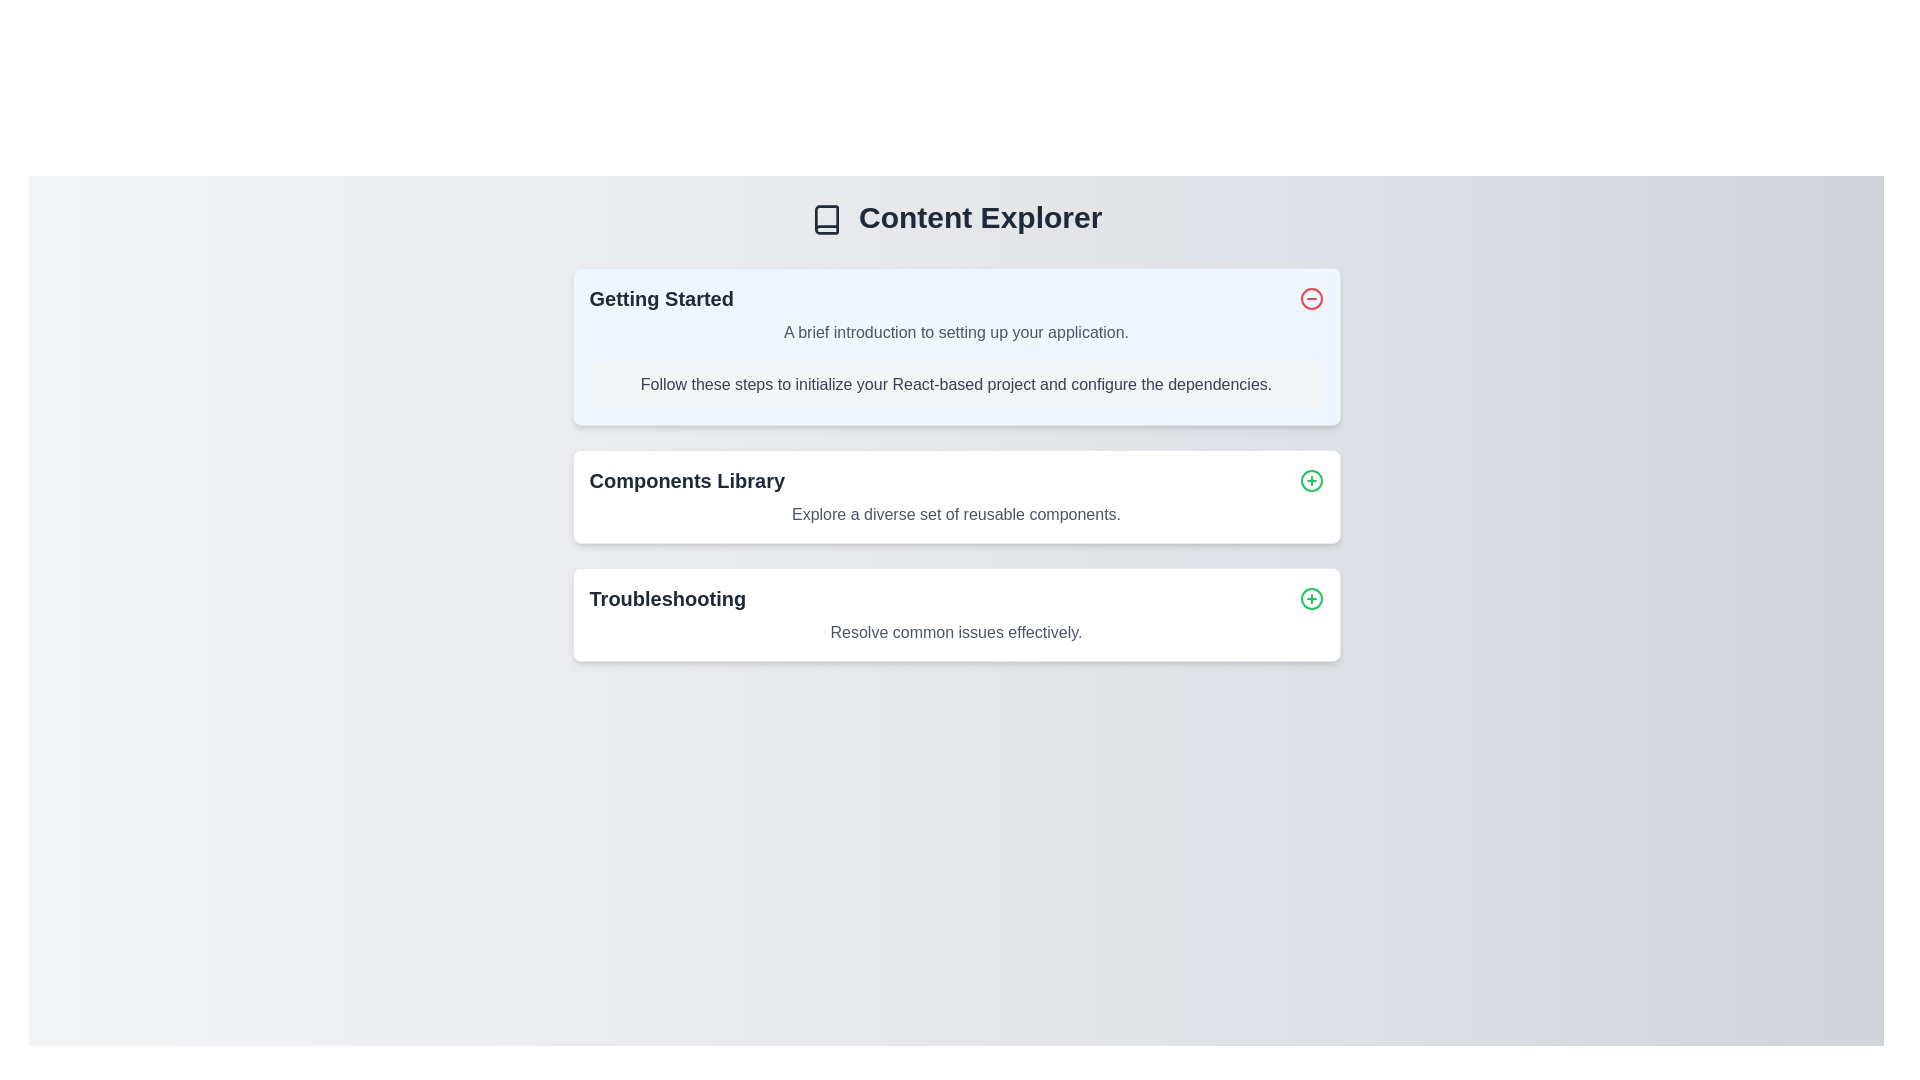 This screenshot has height=1080, width=1920. Describe the element at coordinates (687, 481) in the screenshot. I see `text from the 'Components Library' label, which is a bold, dark gray text centrally positioned in the interface above a description text` at that location.